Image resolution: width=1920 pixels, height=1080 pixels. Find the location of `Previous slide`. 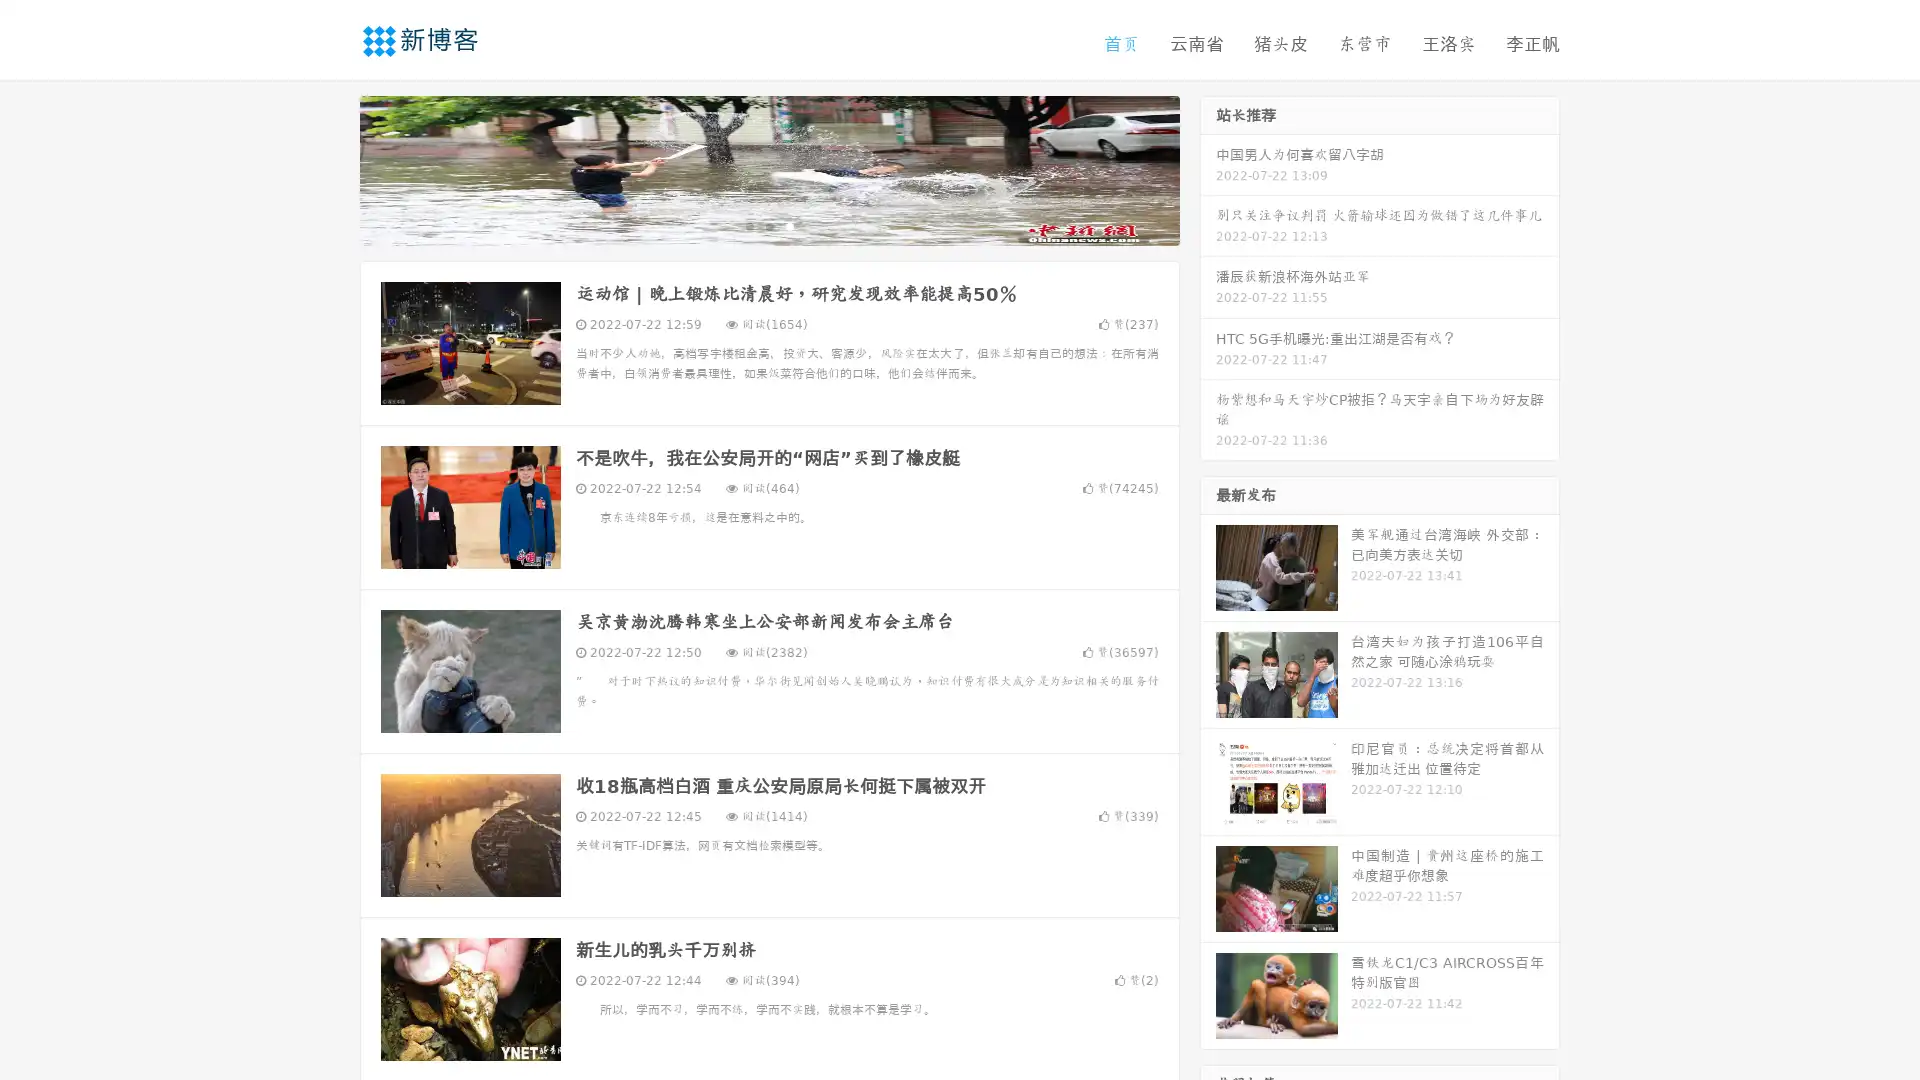

Previous slide is located at coordinates (330, 168).